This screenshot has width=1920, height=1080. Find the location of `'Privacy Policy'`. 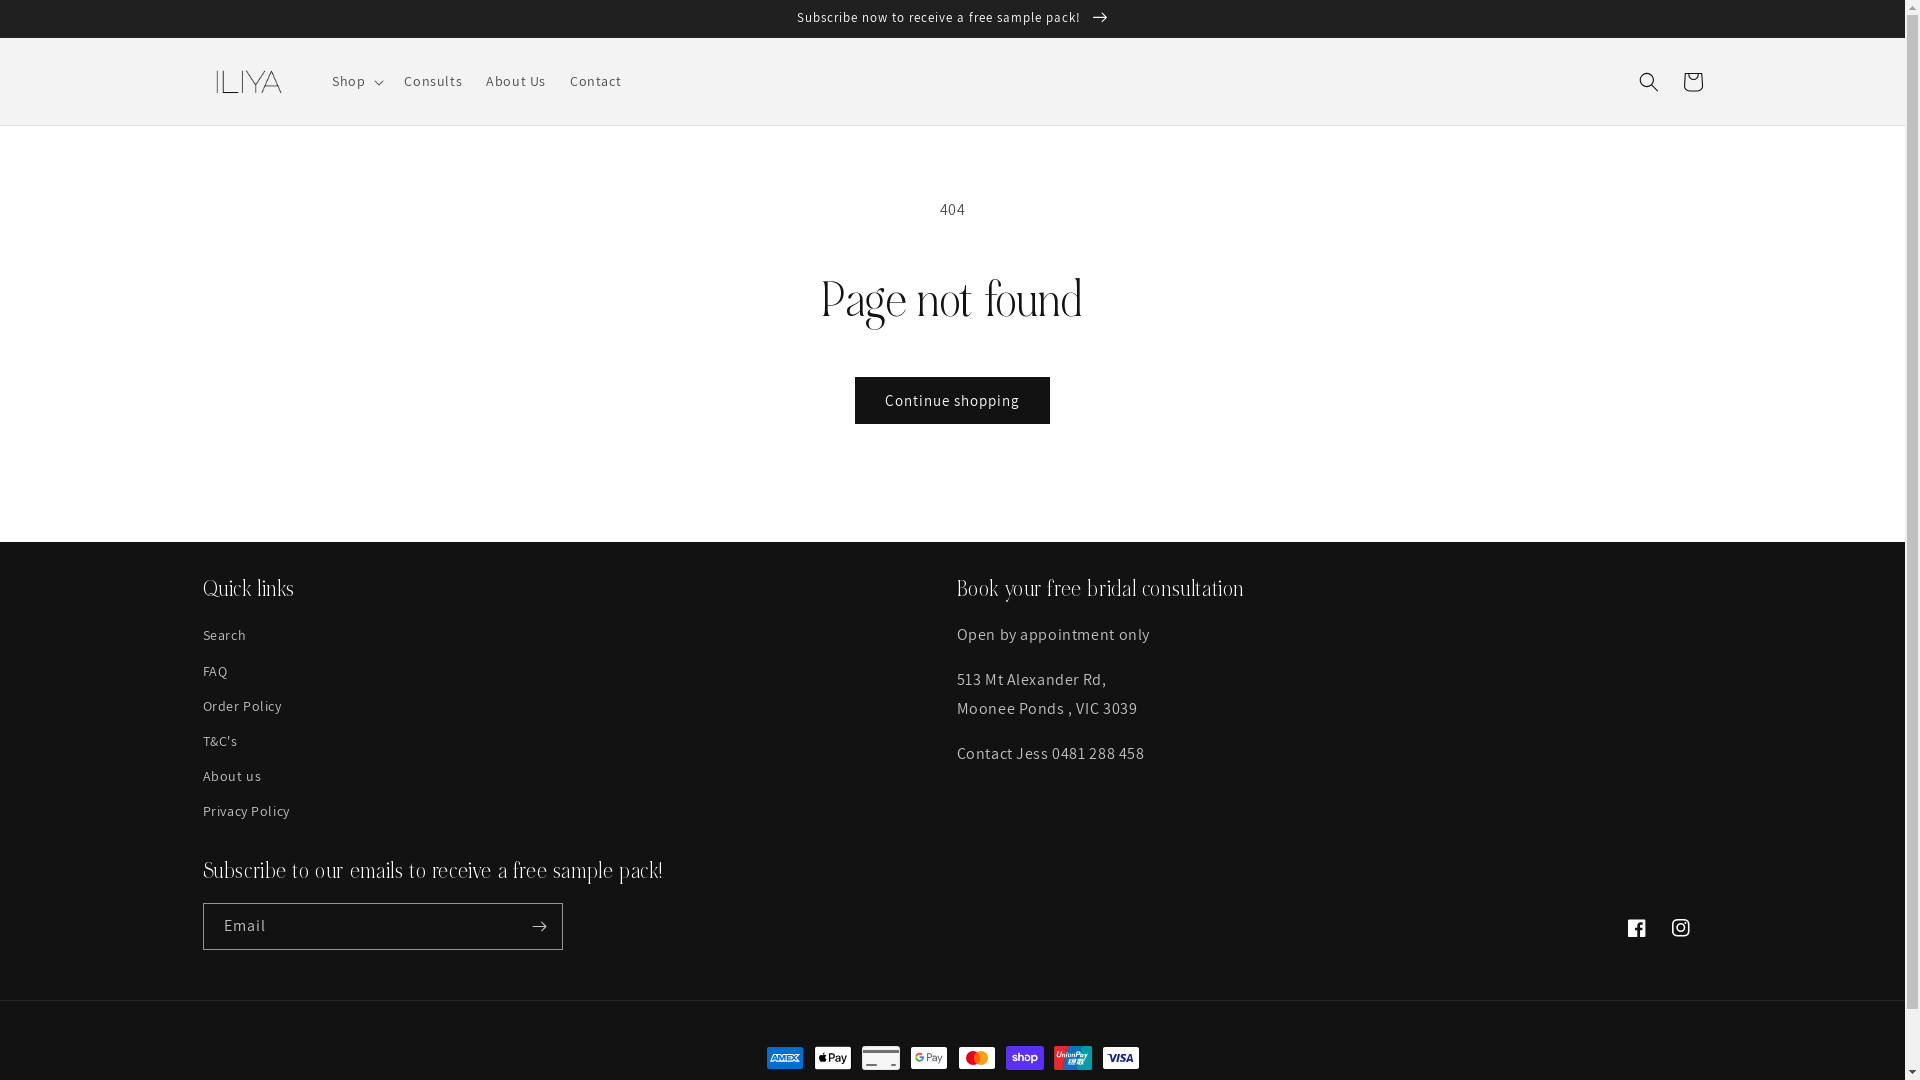

'Privacy Policy' is located at coordinates (244, 811).